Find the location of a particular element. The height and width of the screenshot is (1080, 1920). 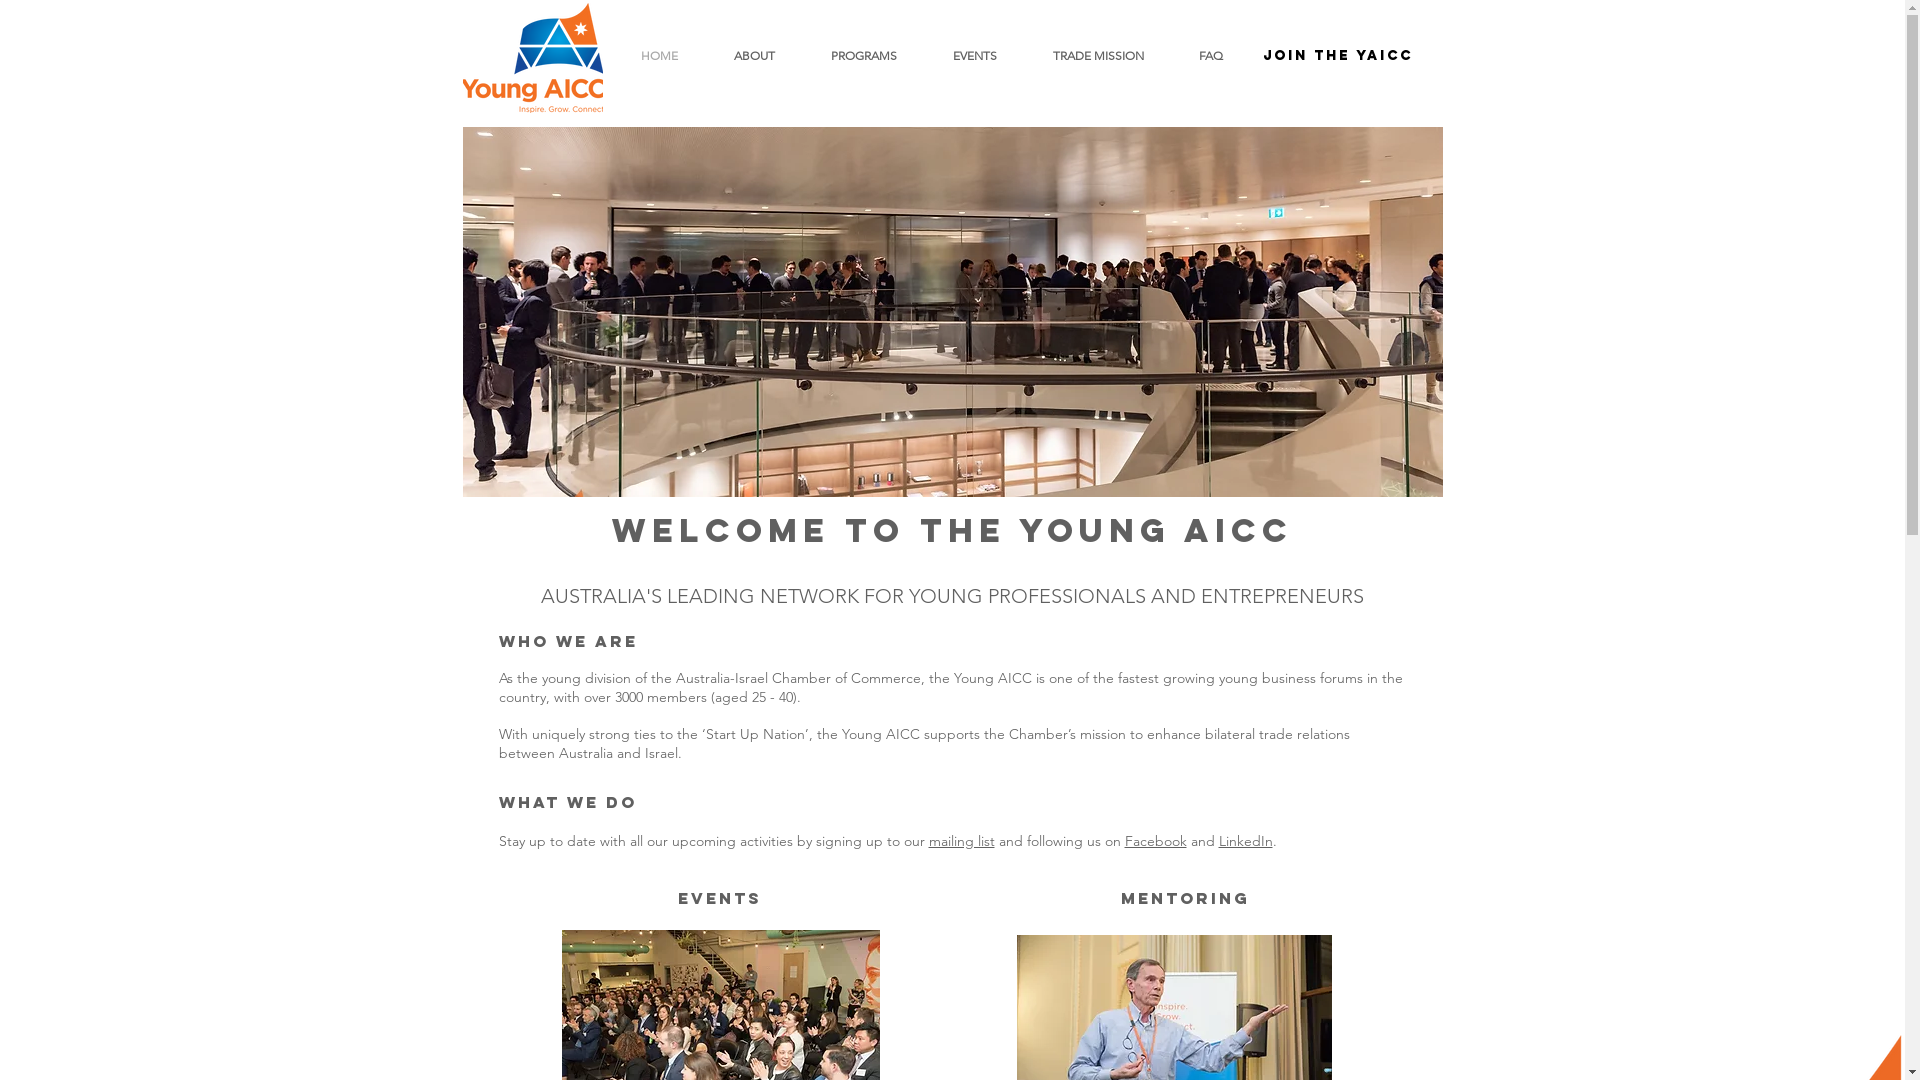

'LinkedIn' is located at coordinates (1243, 840).